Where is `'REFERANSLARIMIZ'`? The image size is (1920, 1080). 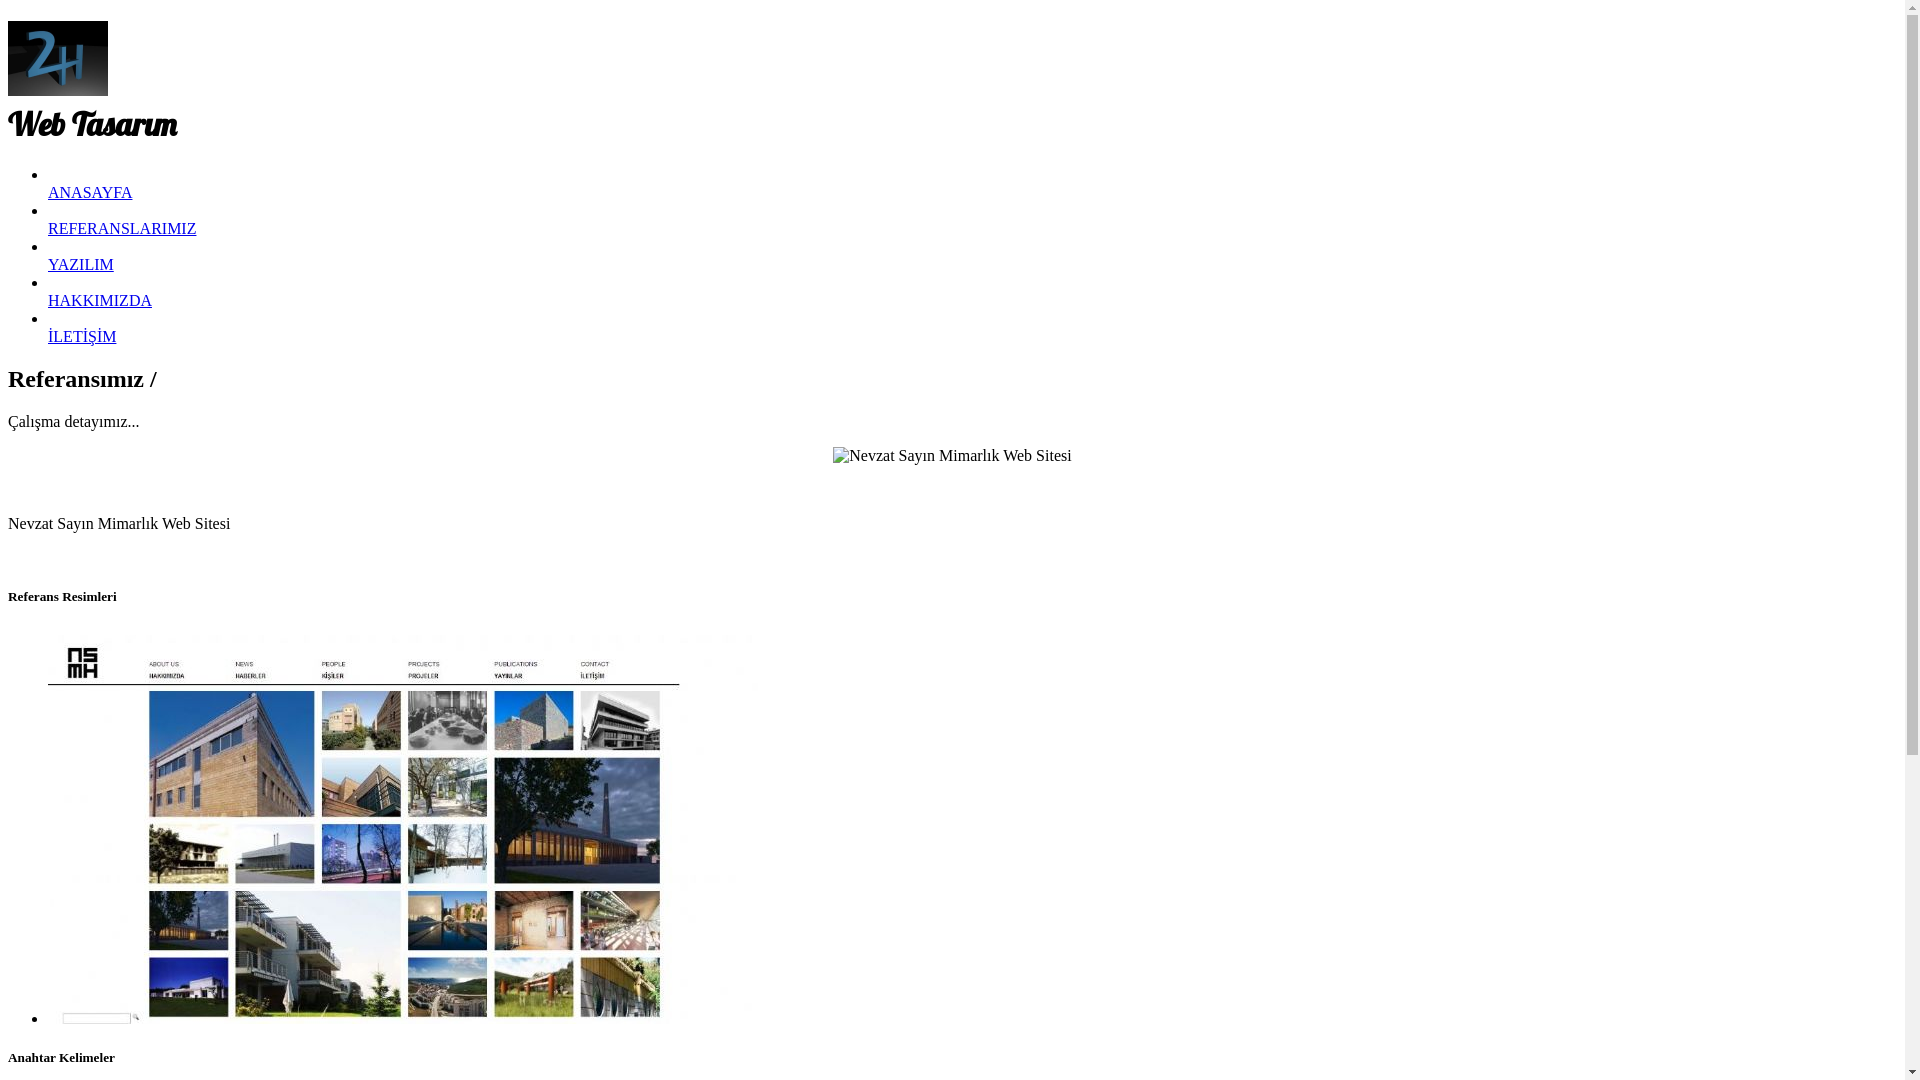 'REFERANSLARIMIZ' is located at coordinates (120, 236).